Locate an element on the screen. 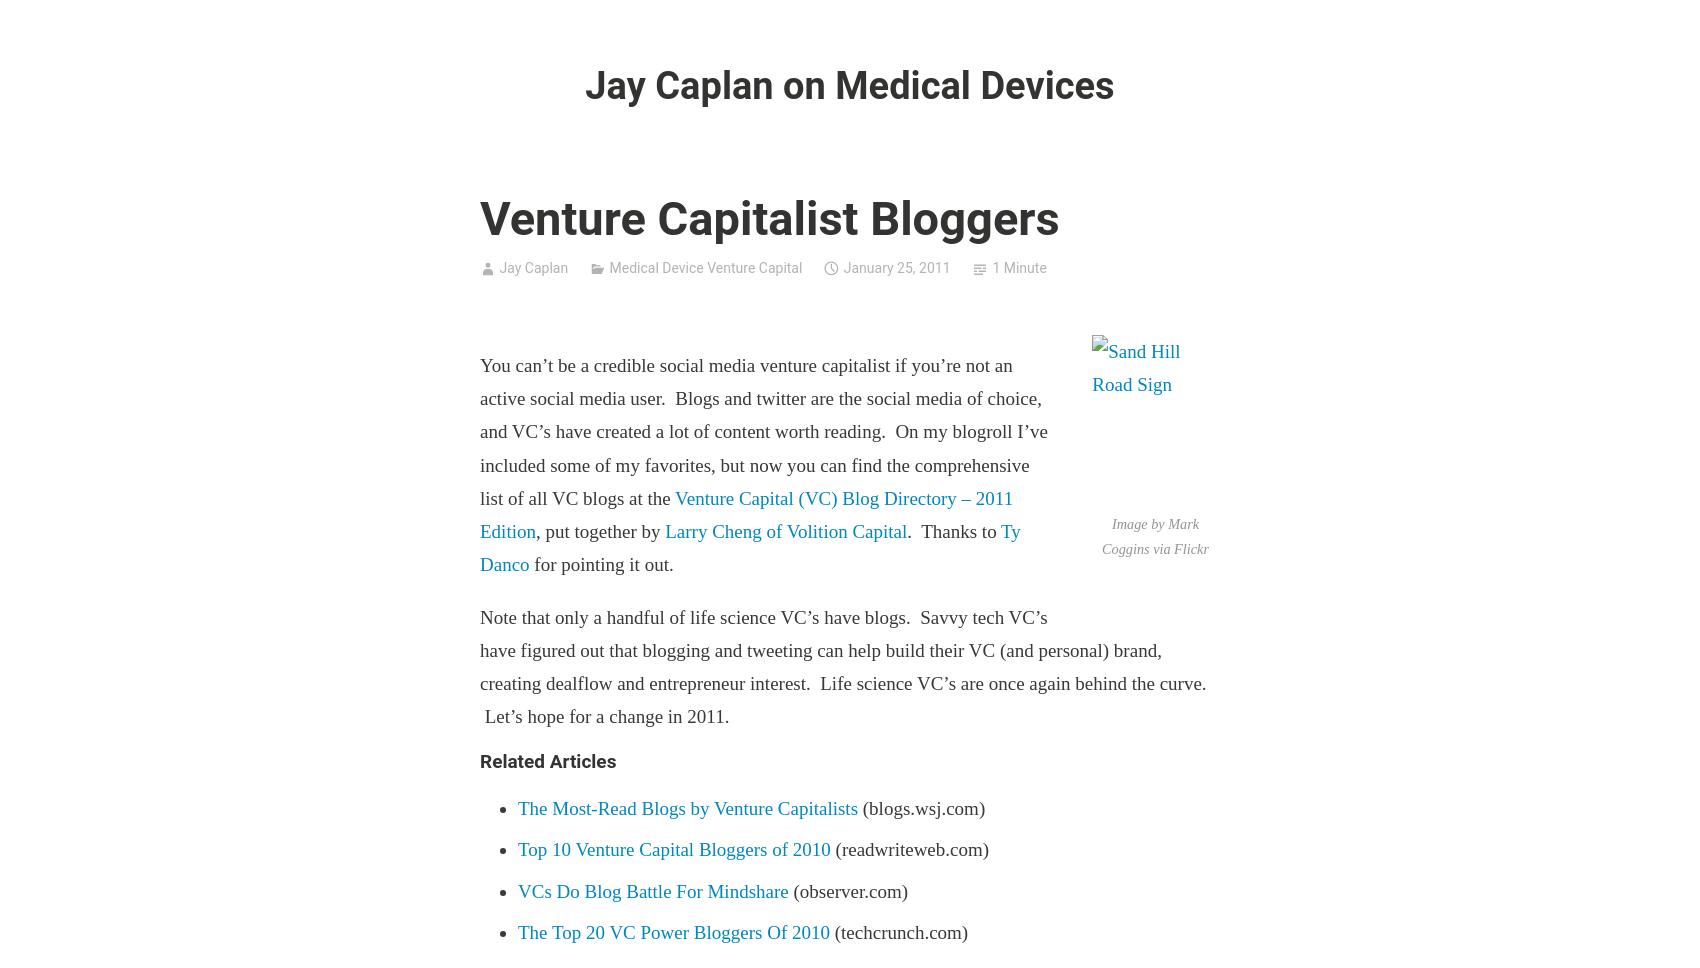 This screenshot has width=1700, height=968. '(readwriteweb.com)' is located at coordinates (909, 848).